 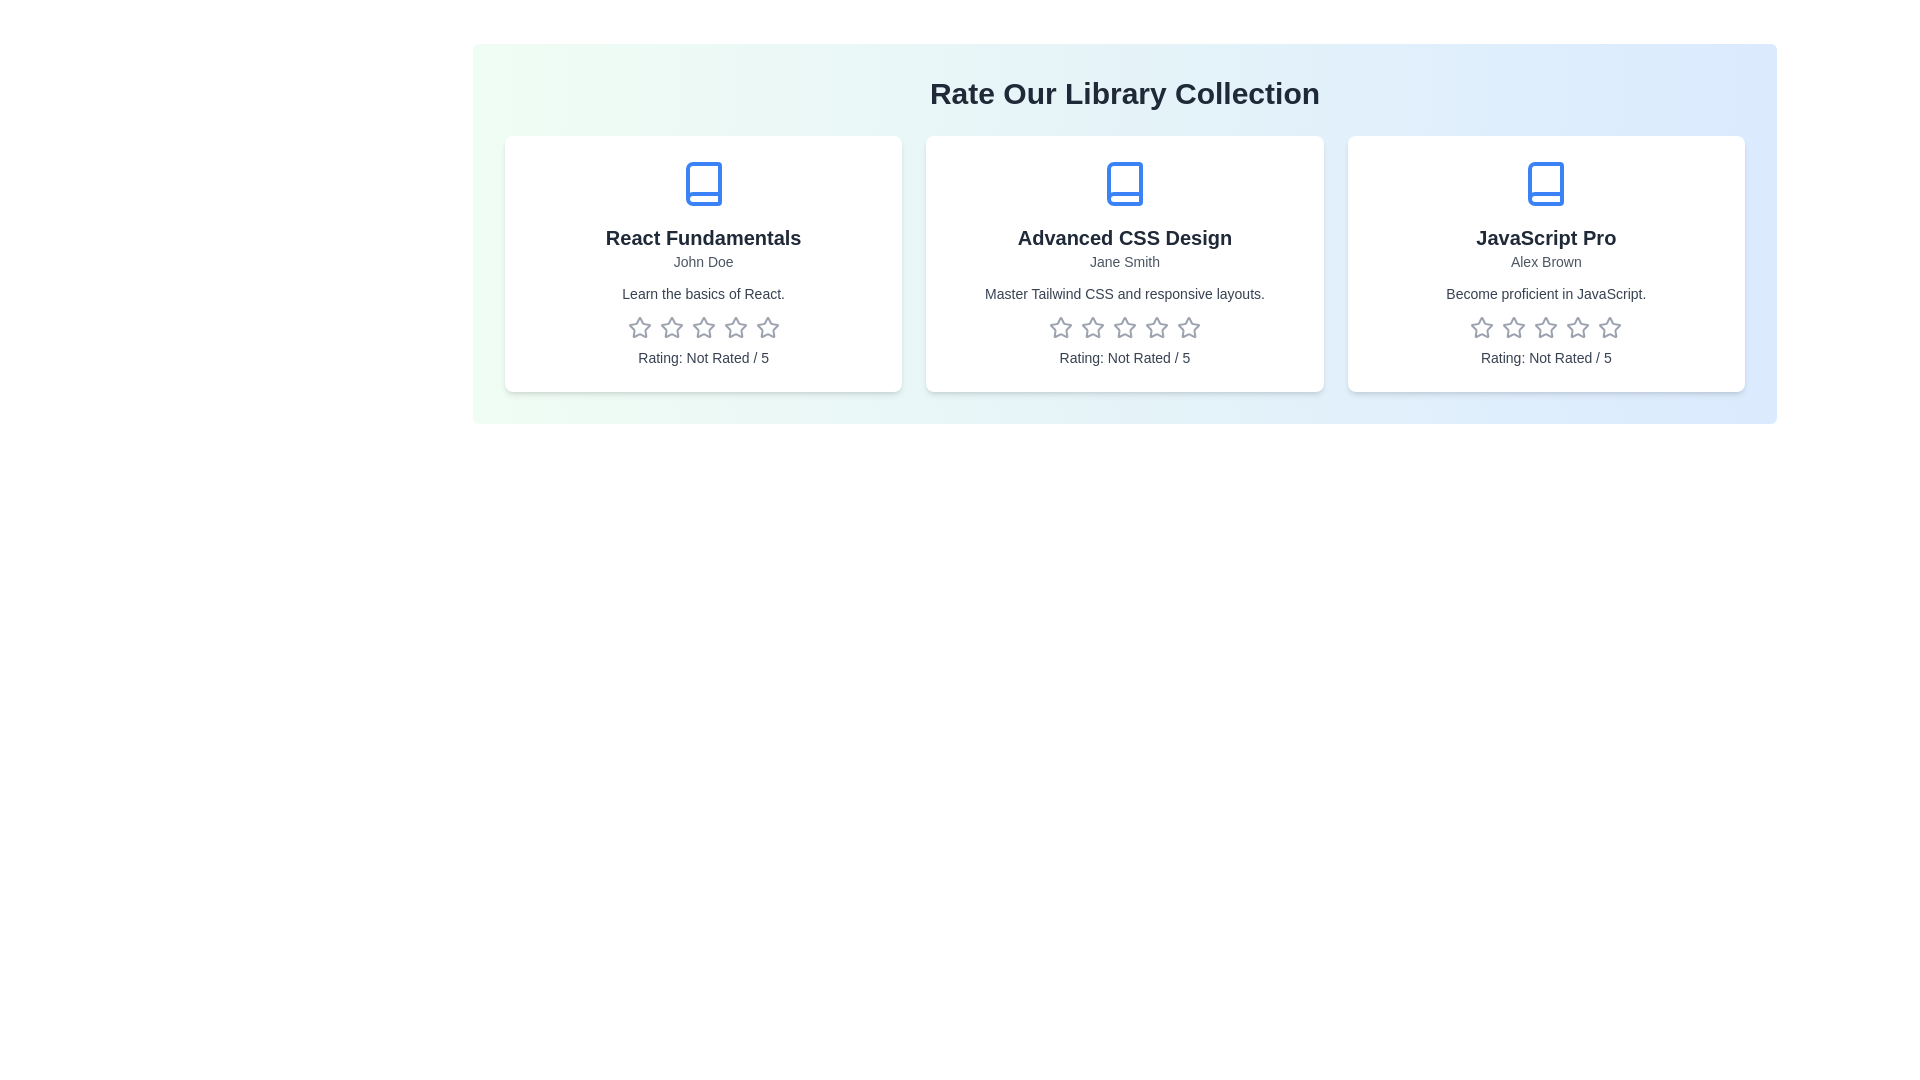 What do you see at coordinates (702, 262) in the screenshot?
I see `the book card for React Fundamentals to see the animation` at bounding box center [702, 262].